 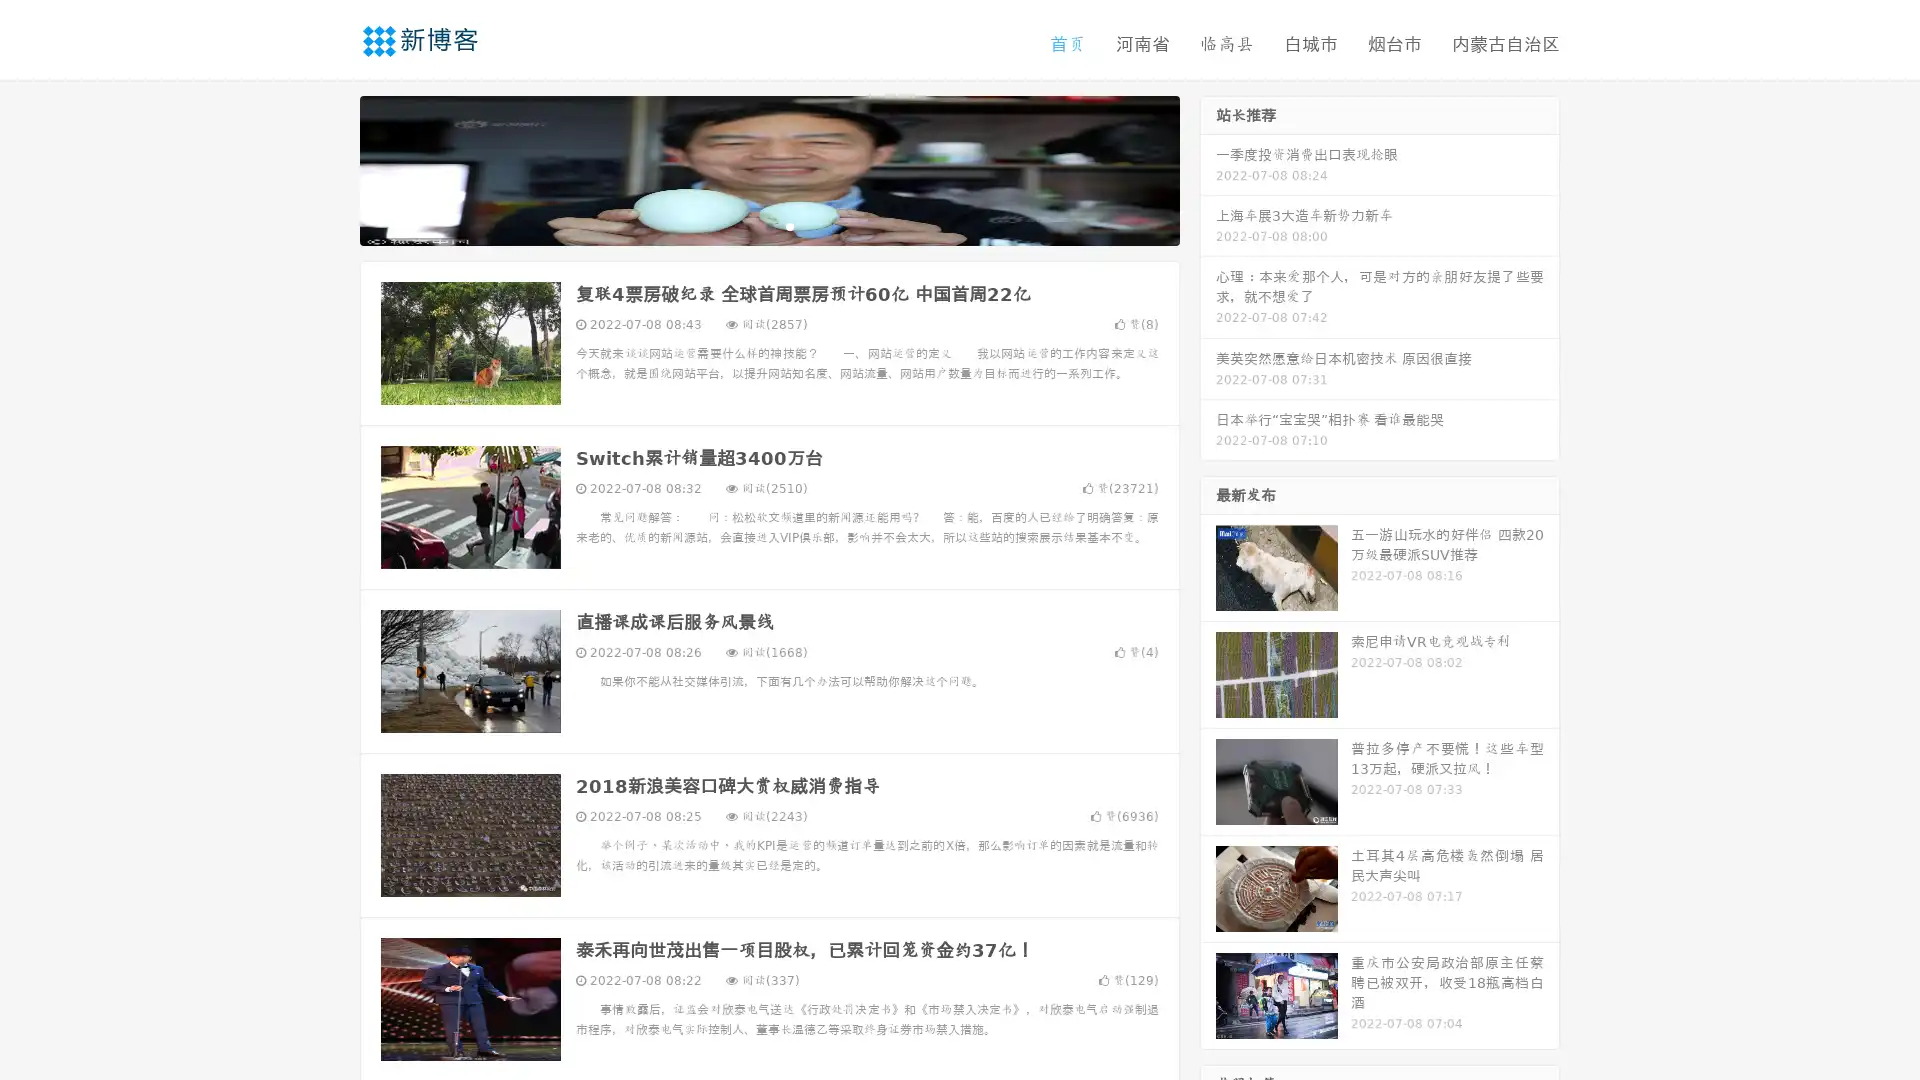 What do you see at coordinates (789, 225) in the screenshot?
I see `Go to slide 3` at bounding box center [789, 225].